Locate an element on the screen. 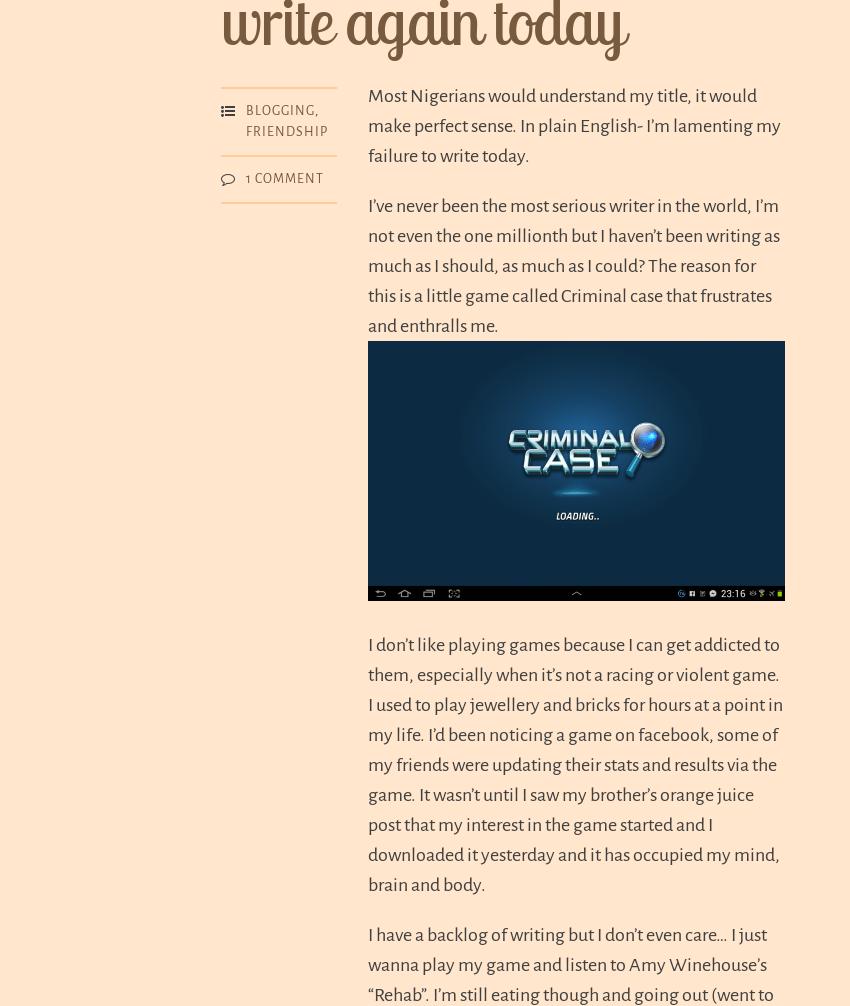 Image resolution: width=850 pixels, height=1006 pixels. 'I don’t like playing games because I can get addicted to them, especially when it’s not a racing or violent game. I used to play jewellery and bricks for hours at a point in my life. I’d been noticing a game on facebook, some of my friends were updating their stats and results via the game. It wasn’t until I saw my brother’s orange juice post that my interest in the game started and I downloaded it yesterday and it has occupied my mind, brain and body.' is located at coordinates (366, 762).